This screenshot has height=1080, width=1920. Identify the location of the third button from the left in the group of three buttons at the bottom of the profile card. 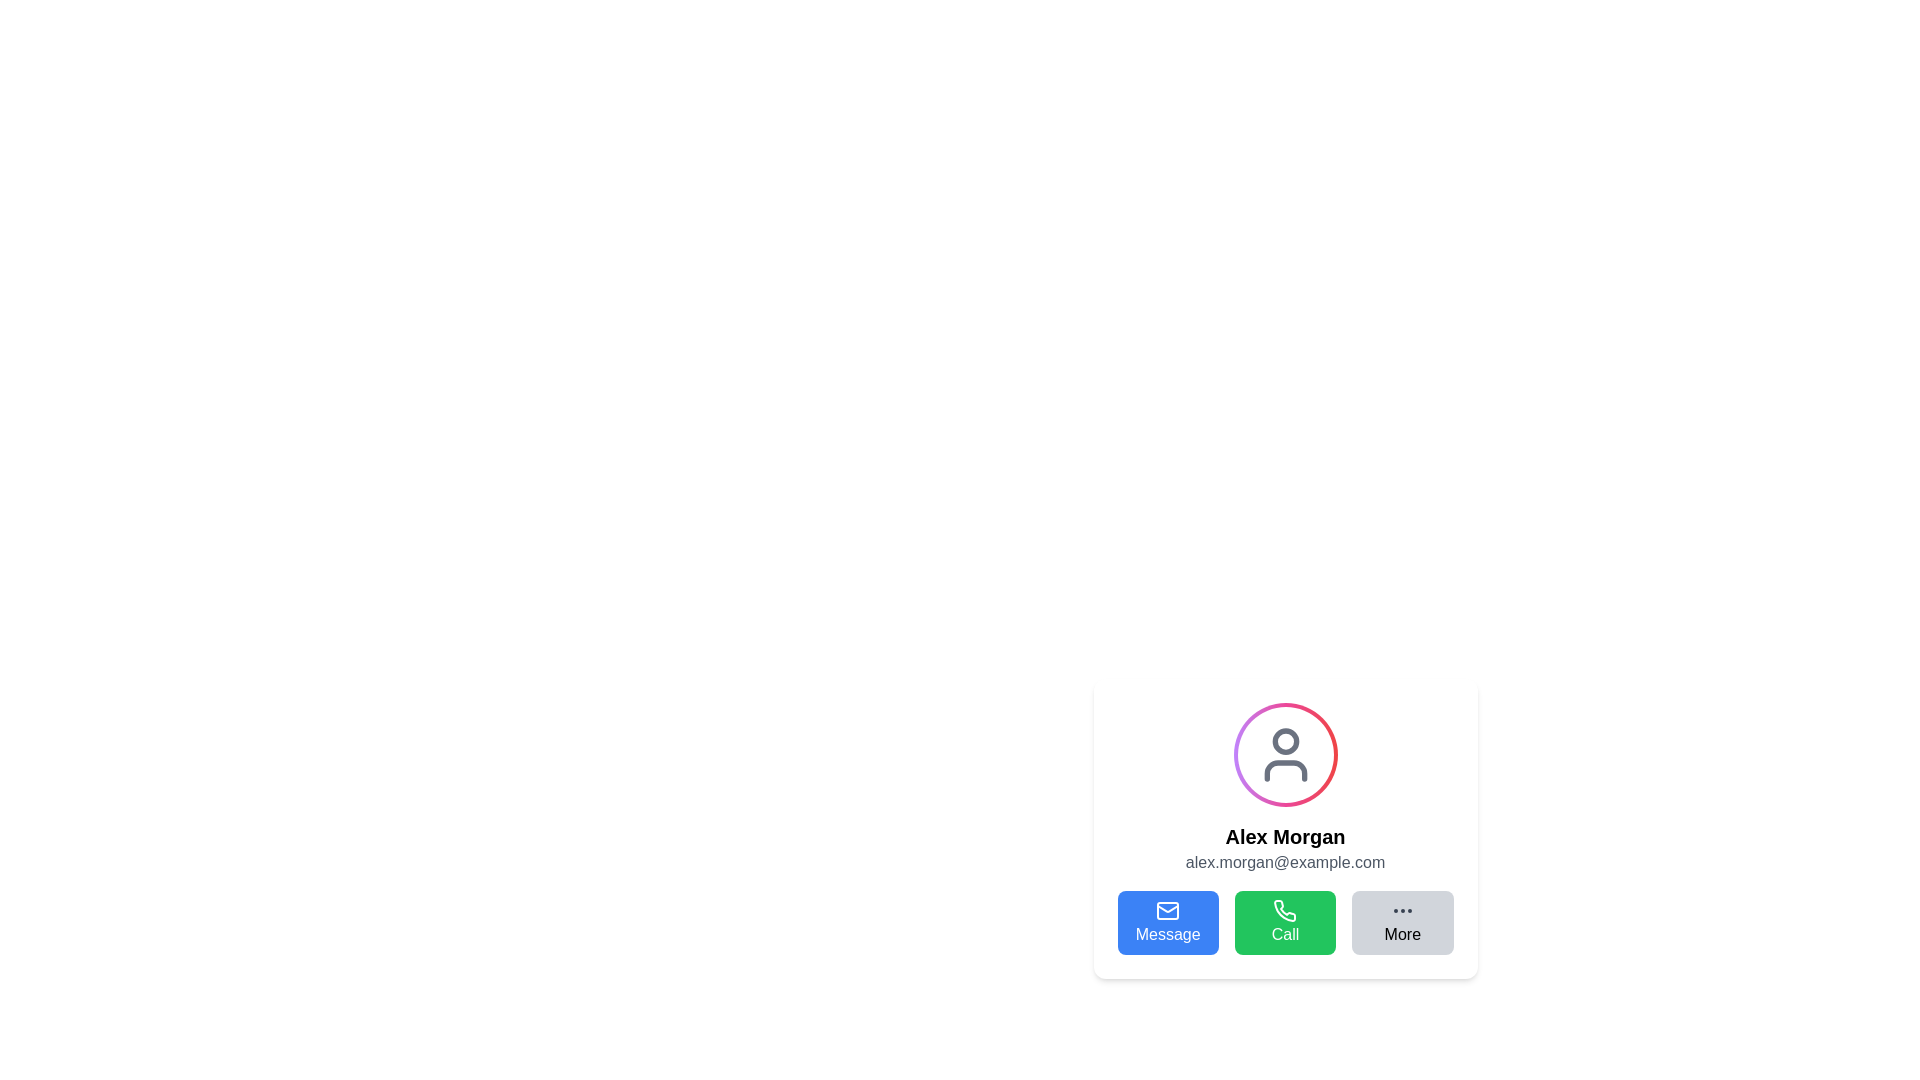
(1401, 922).